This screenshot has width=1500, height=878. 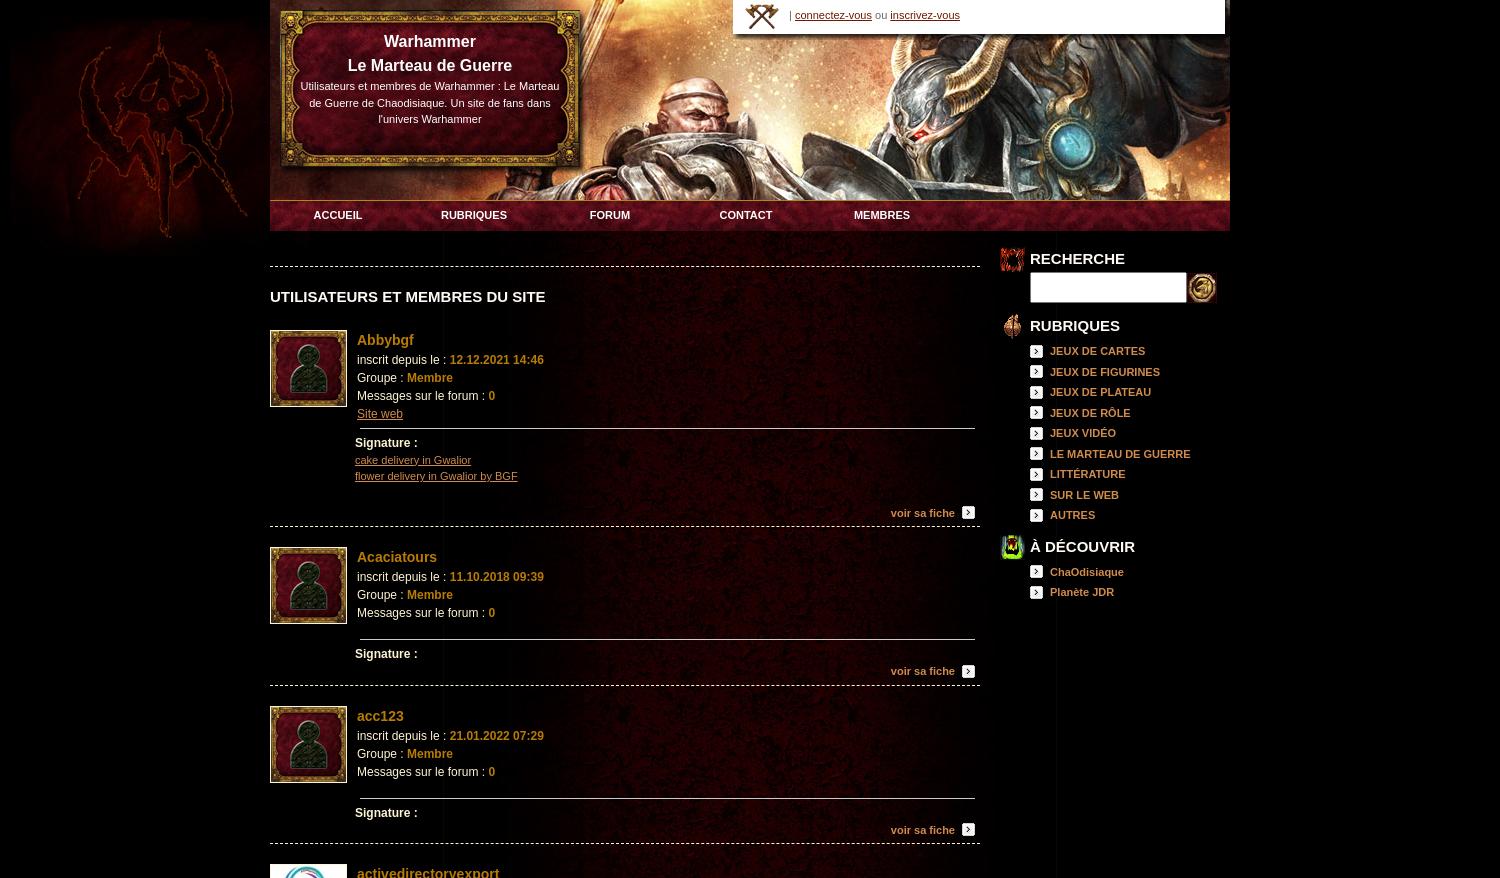 What do you see at coordinates (791, 14) in the screenshot?
I see `'|'` at bounding box center [791, 14].